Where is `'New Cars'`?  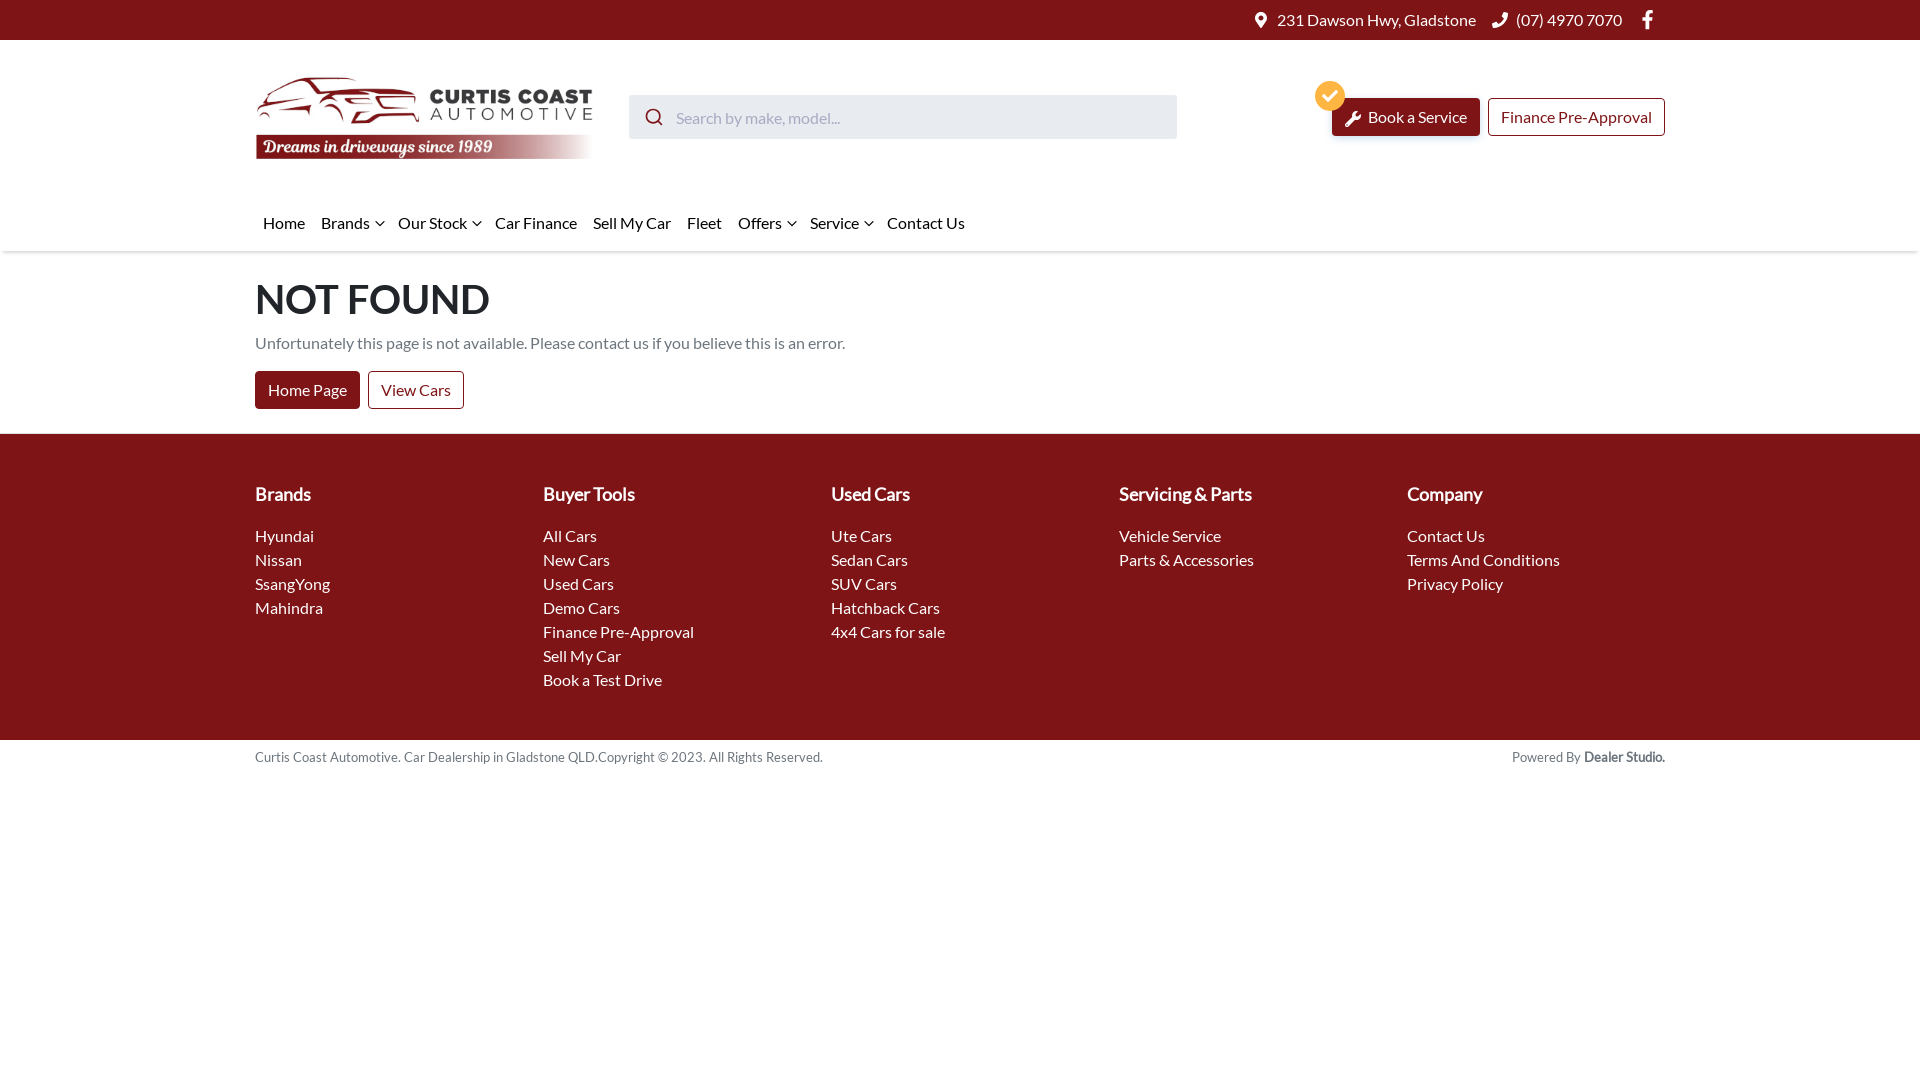 'New Cars' is located at coordinates (575, 559).